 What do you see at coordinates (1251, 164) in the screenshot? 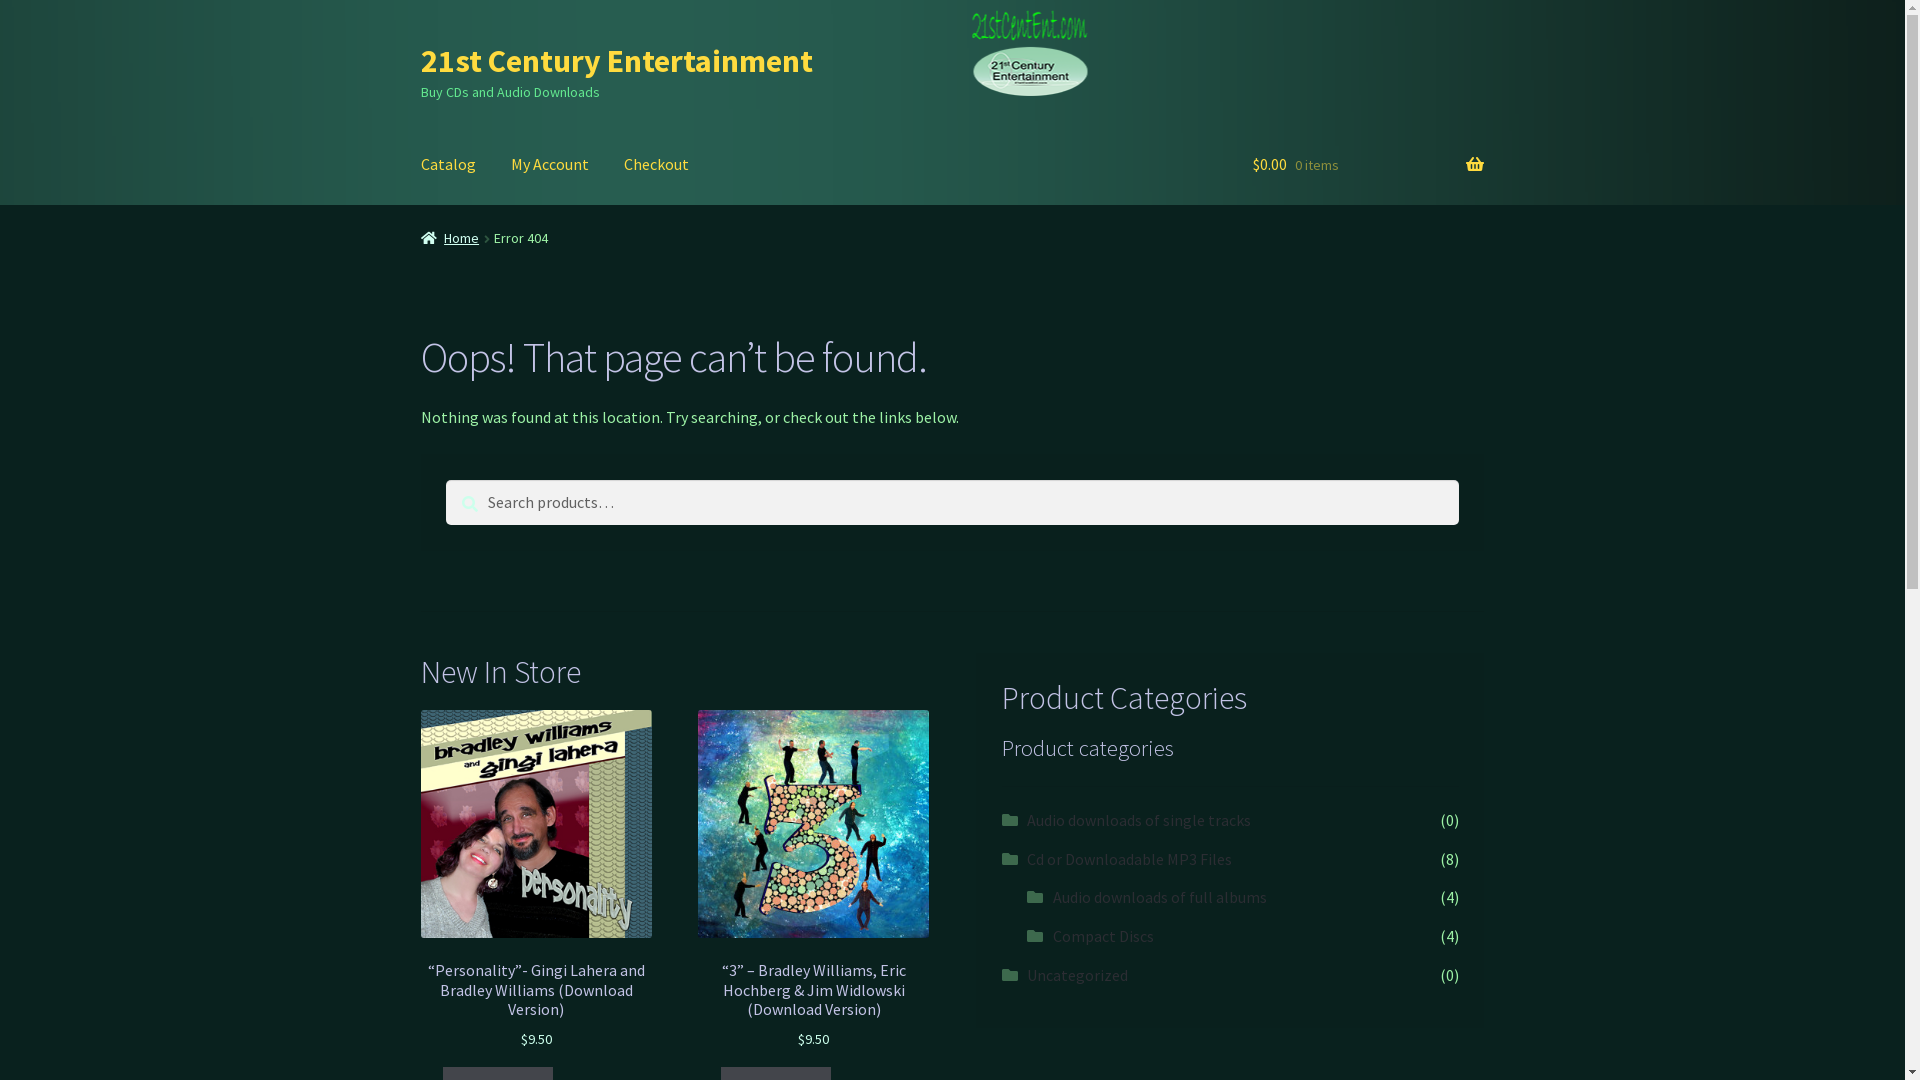
I see `'$0.00 0 items'` at bounding box center [1251, 164].